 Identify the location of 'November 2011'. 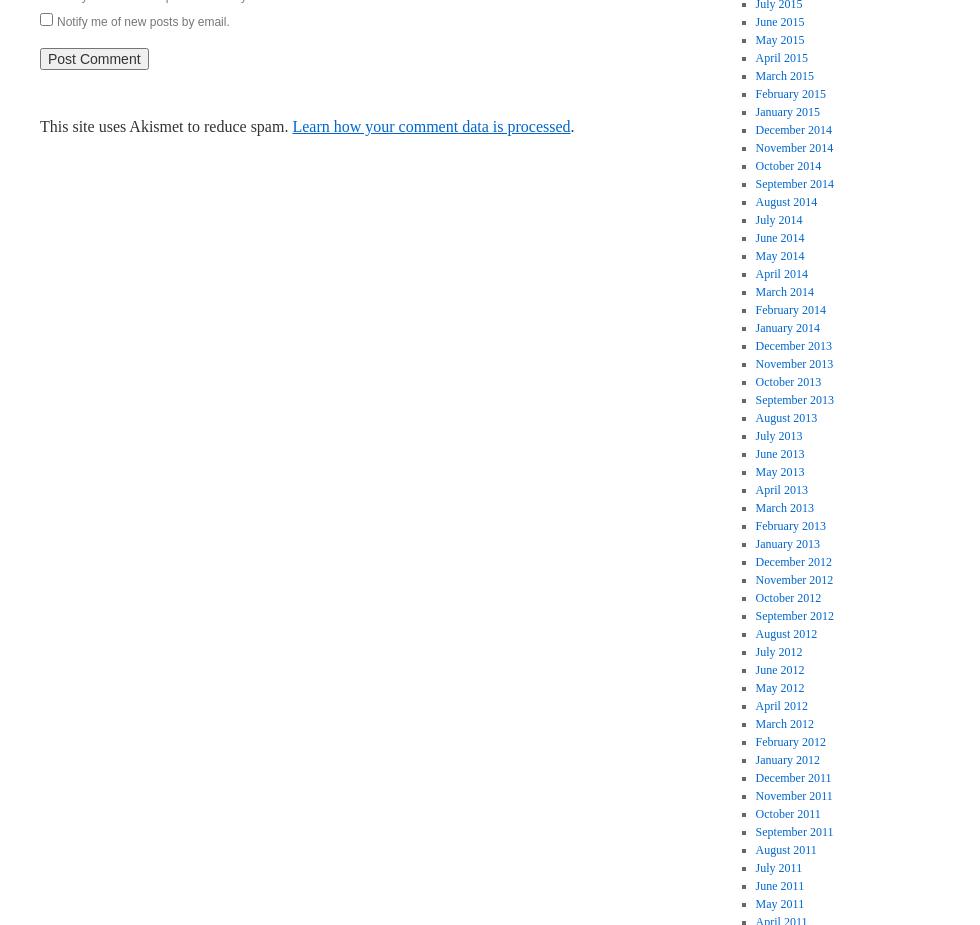
(754, 795).